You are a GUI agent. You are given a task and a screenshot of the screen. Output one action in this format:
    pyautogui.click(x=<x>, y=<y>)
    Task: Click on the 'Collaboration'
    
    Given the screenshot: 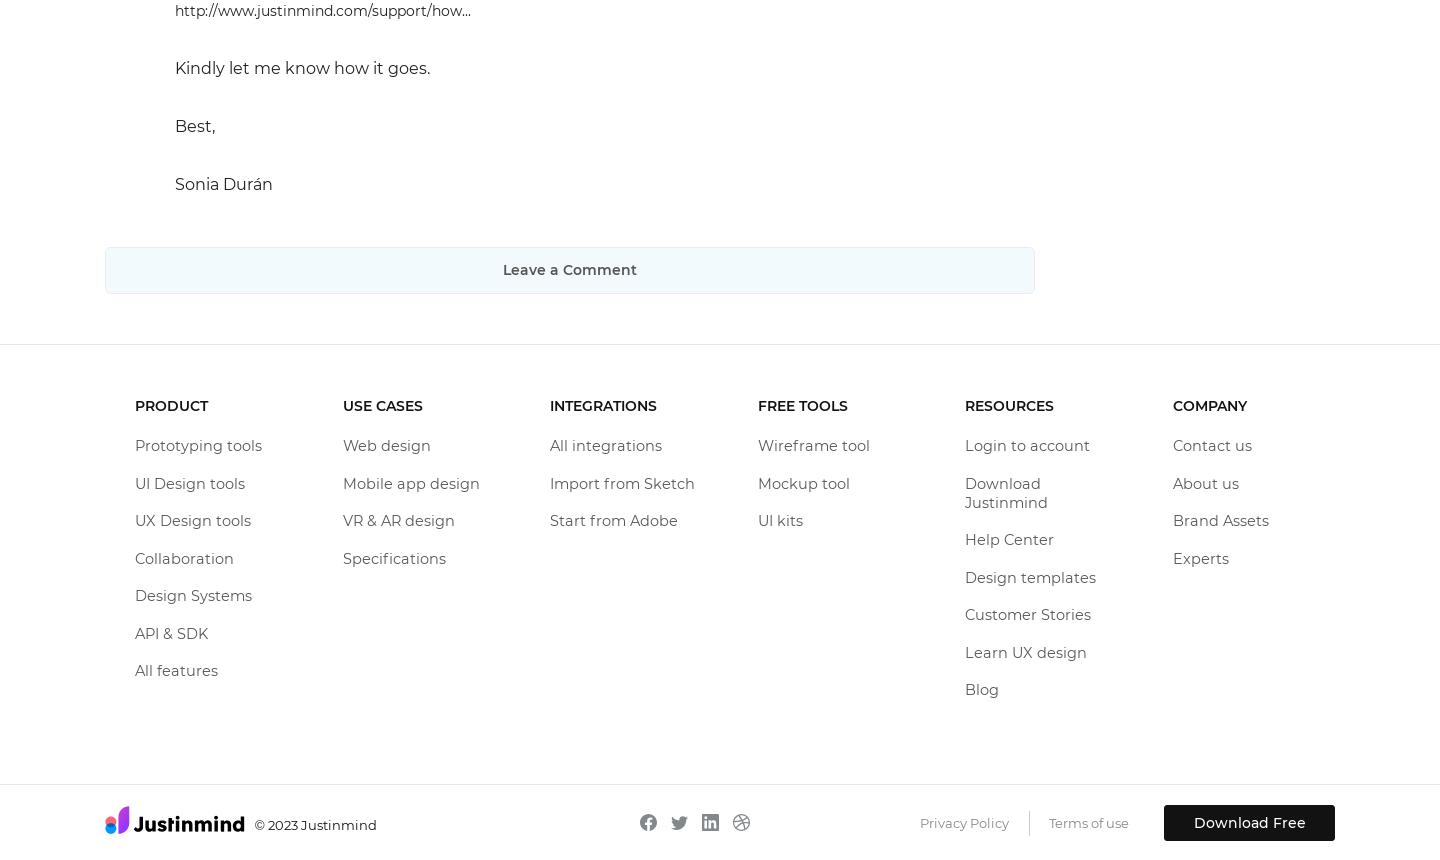 What is the action you would take?
    pyautogui.click(x=184, y=557)
    